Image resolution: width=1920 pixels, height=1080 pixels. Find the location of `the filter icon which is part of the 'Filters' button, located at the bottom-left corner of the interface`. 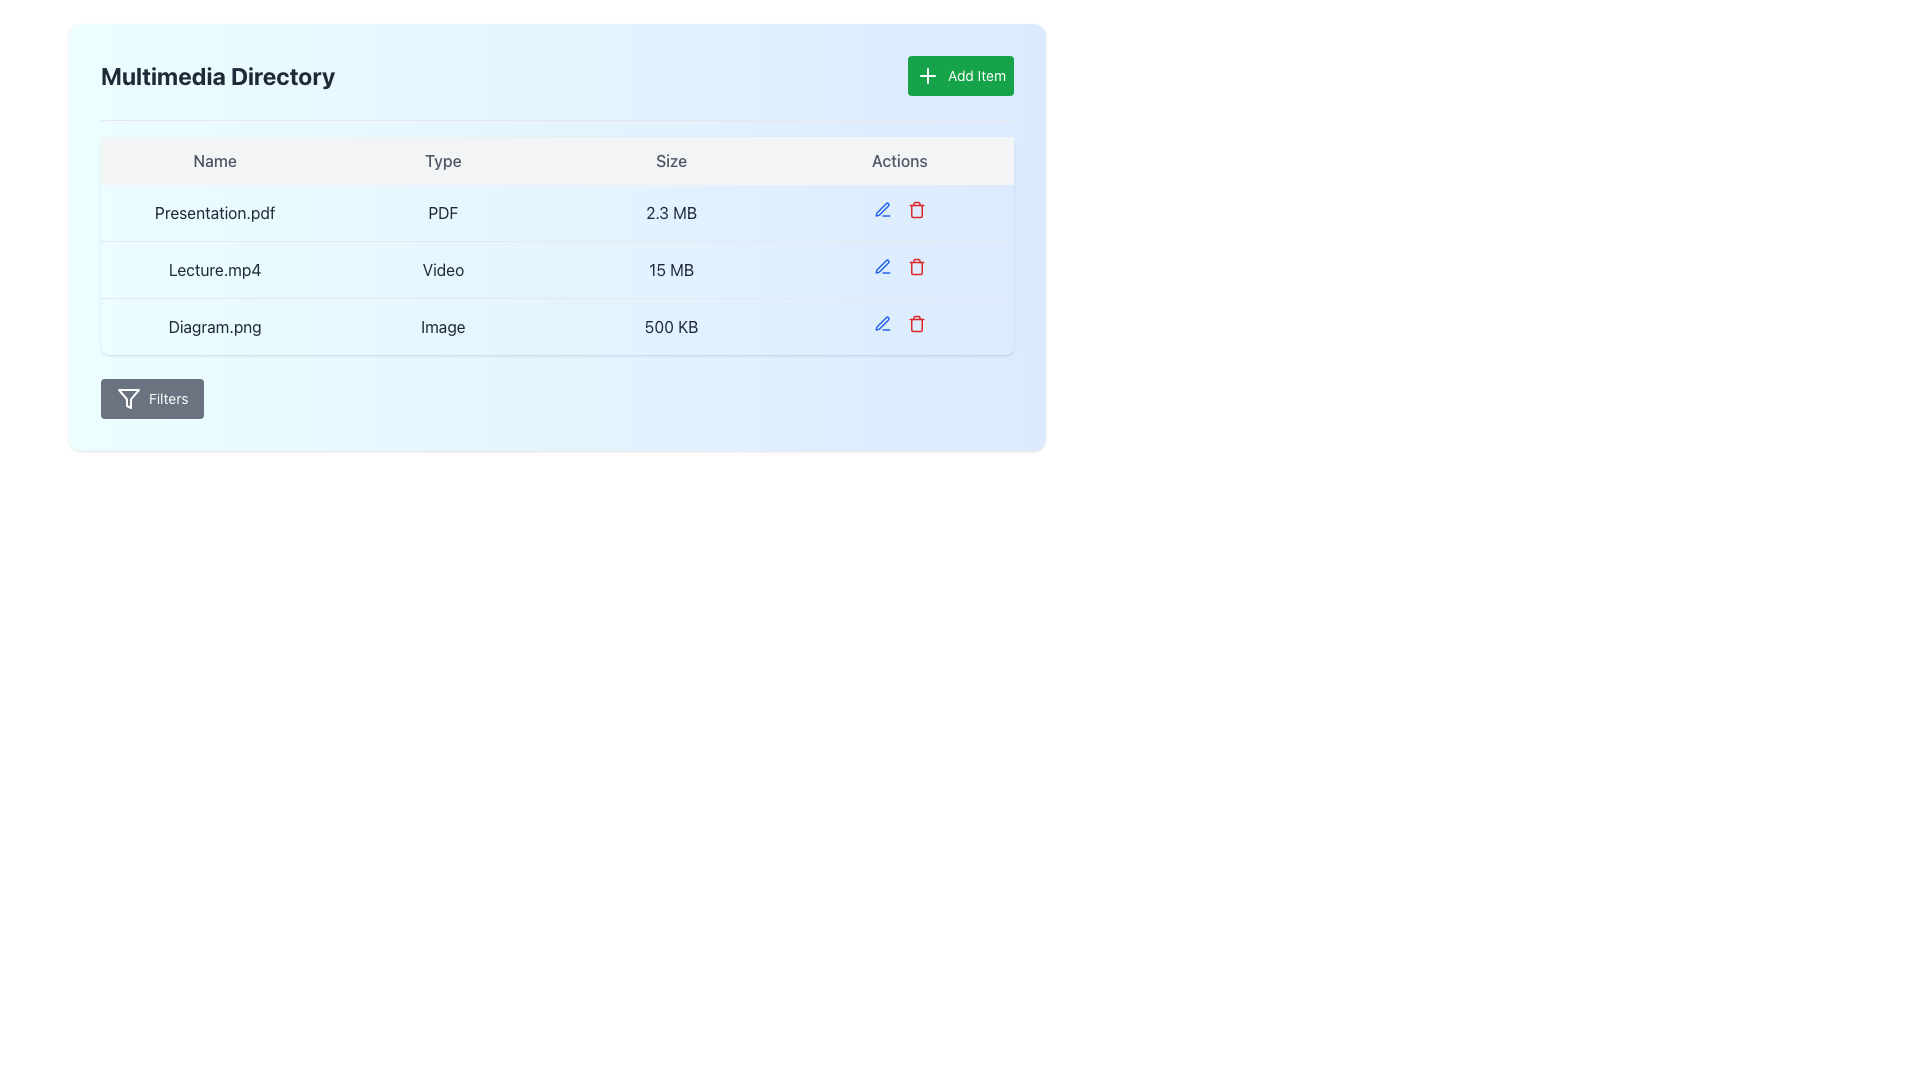

the filter icon which is part of the 'Filters' button, located at the bottom-left corner of the interface is located at coordinates (128, 398).